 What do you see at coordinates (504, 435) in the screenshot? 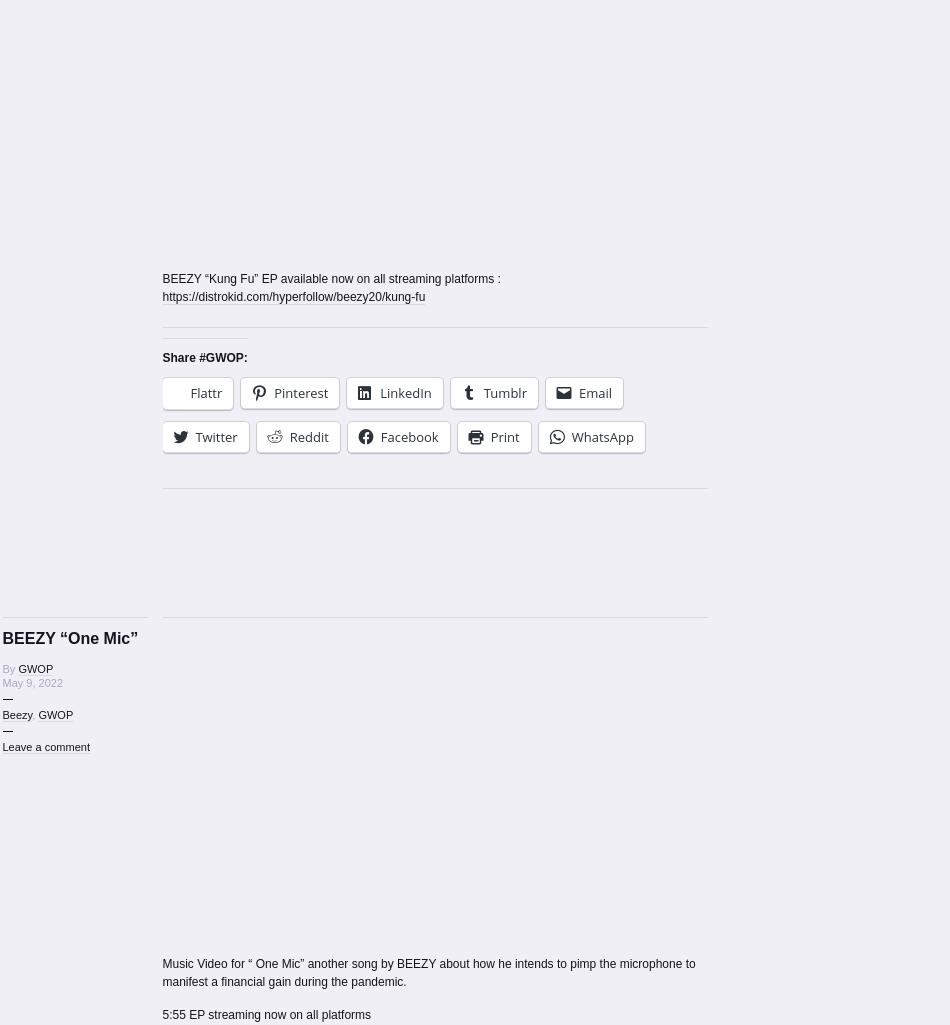
I see `'Print'` at bounding box center [504, 435].